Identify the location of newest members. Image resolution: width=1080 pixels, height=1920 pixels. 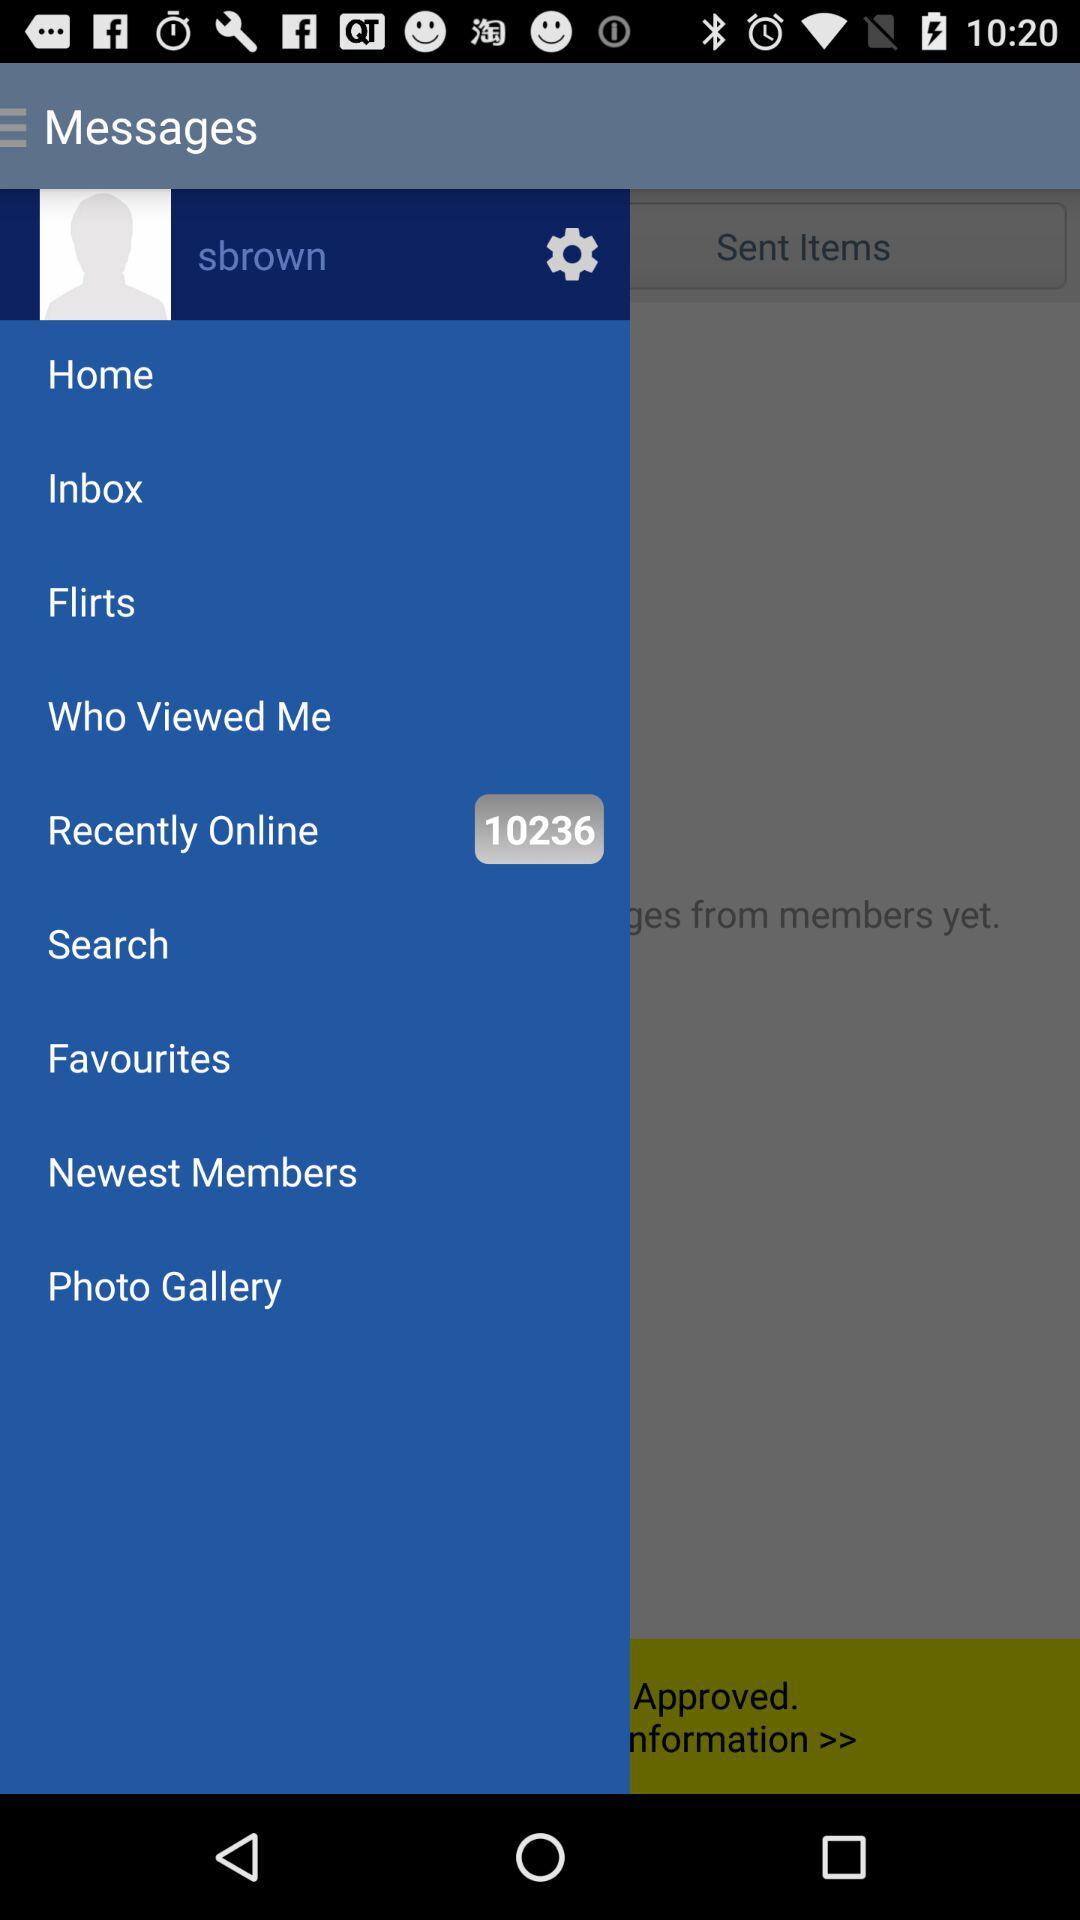
(202, 1171).